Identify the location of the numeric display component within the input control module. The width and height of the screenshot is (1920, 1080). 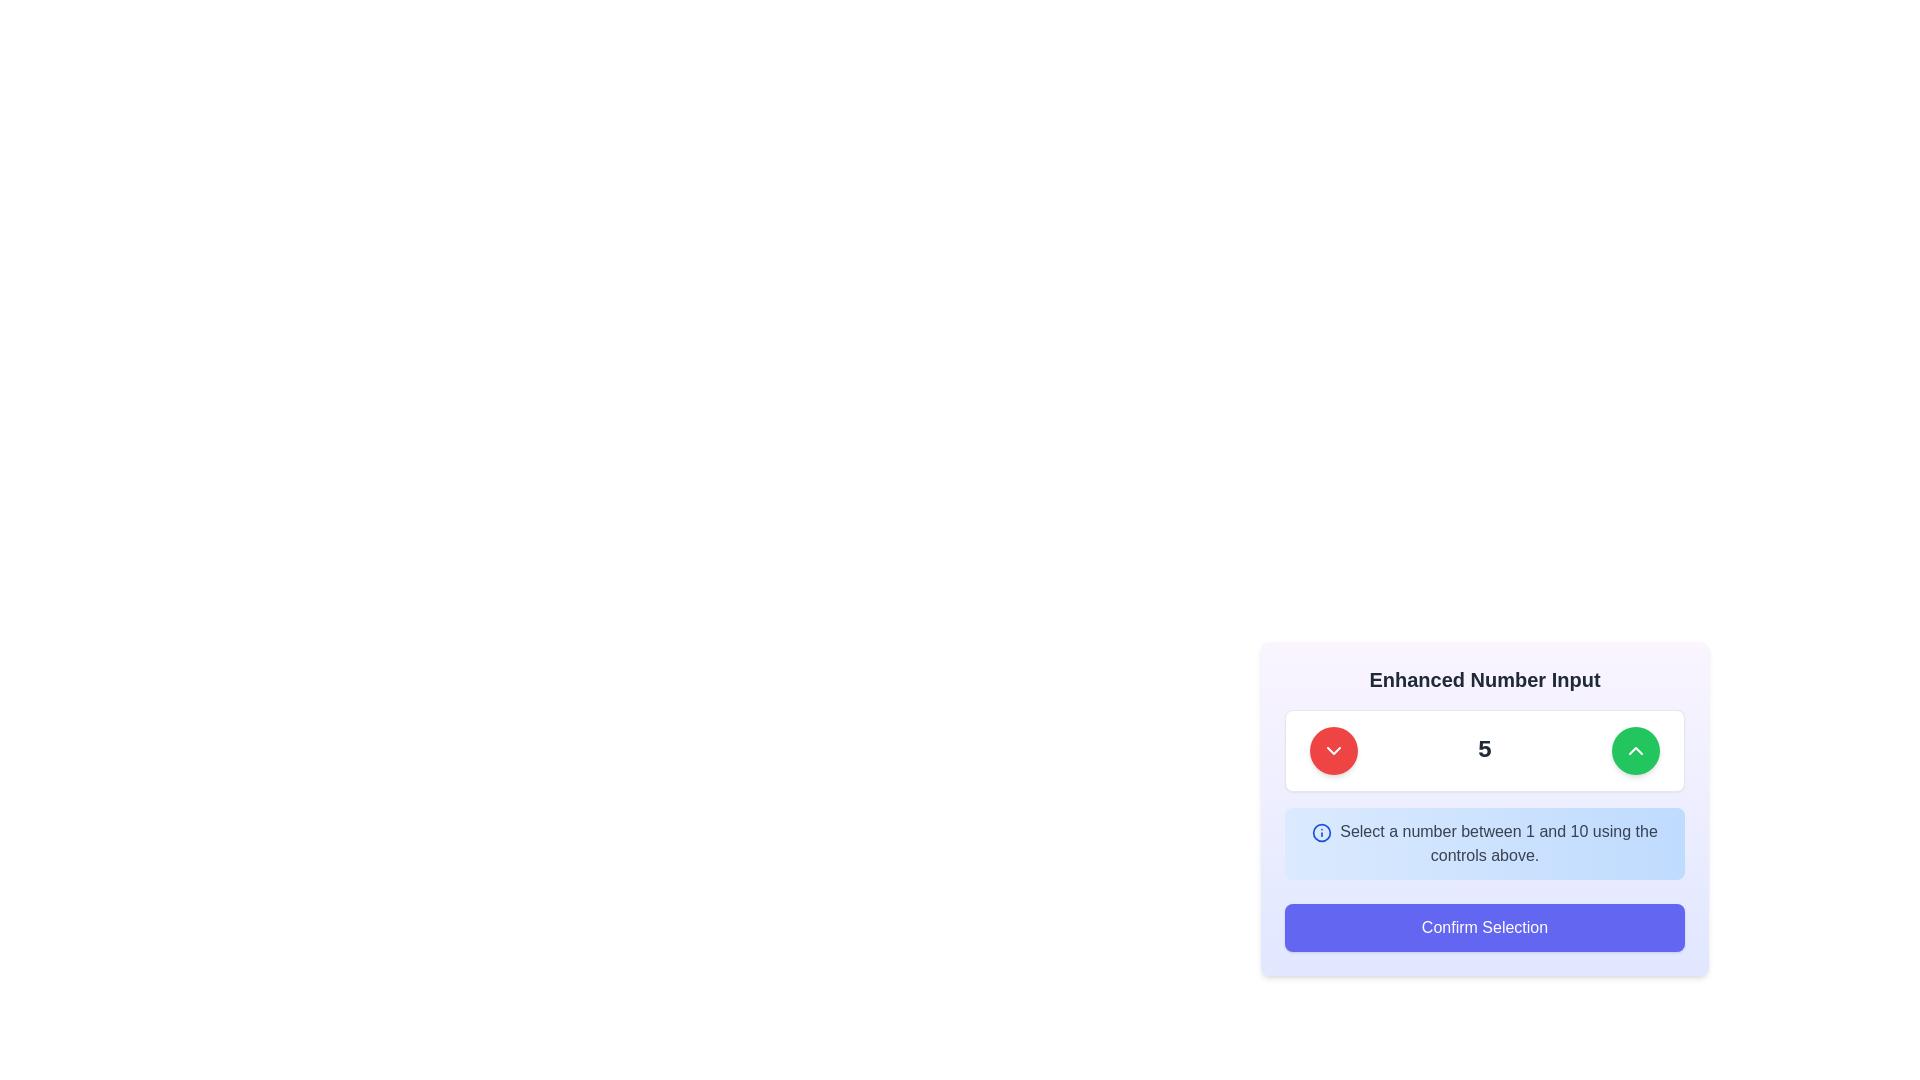
(1484, 751).